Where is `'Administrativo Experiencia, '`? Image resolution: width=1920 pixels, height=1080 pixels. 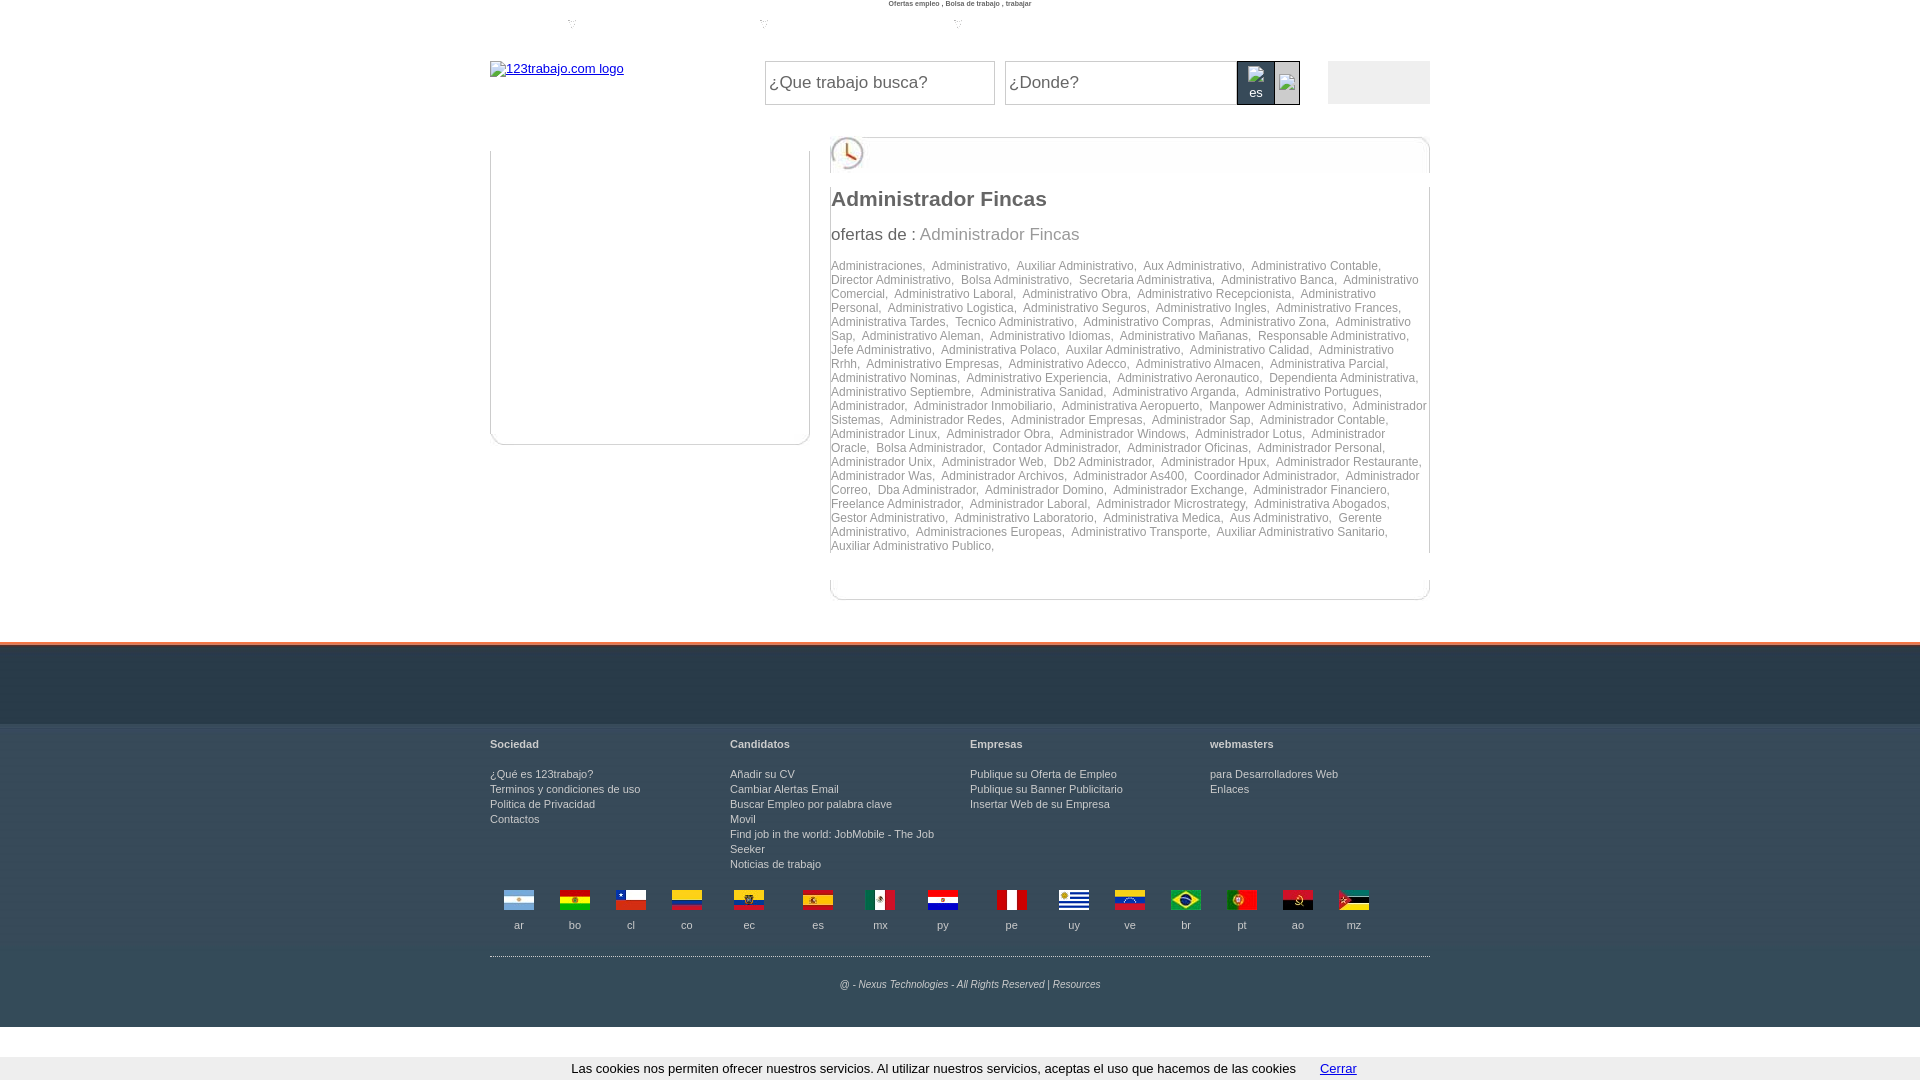
'Administrativo Experiencia, ' is located at coordinates (1040, 378).